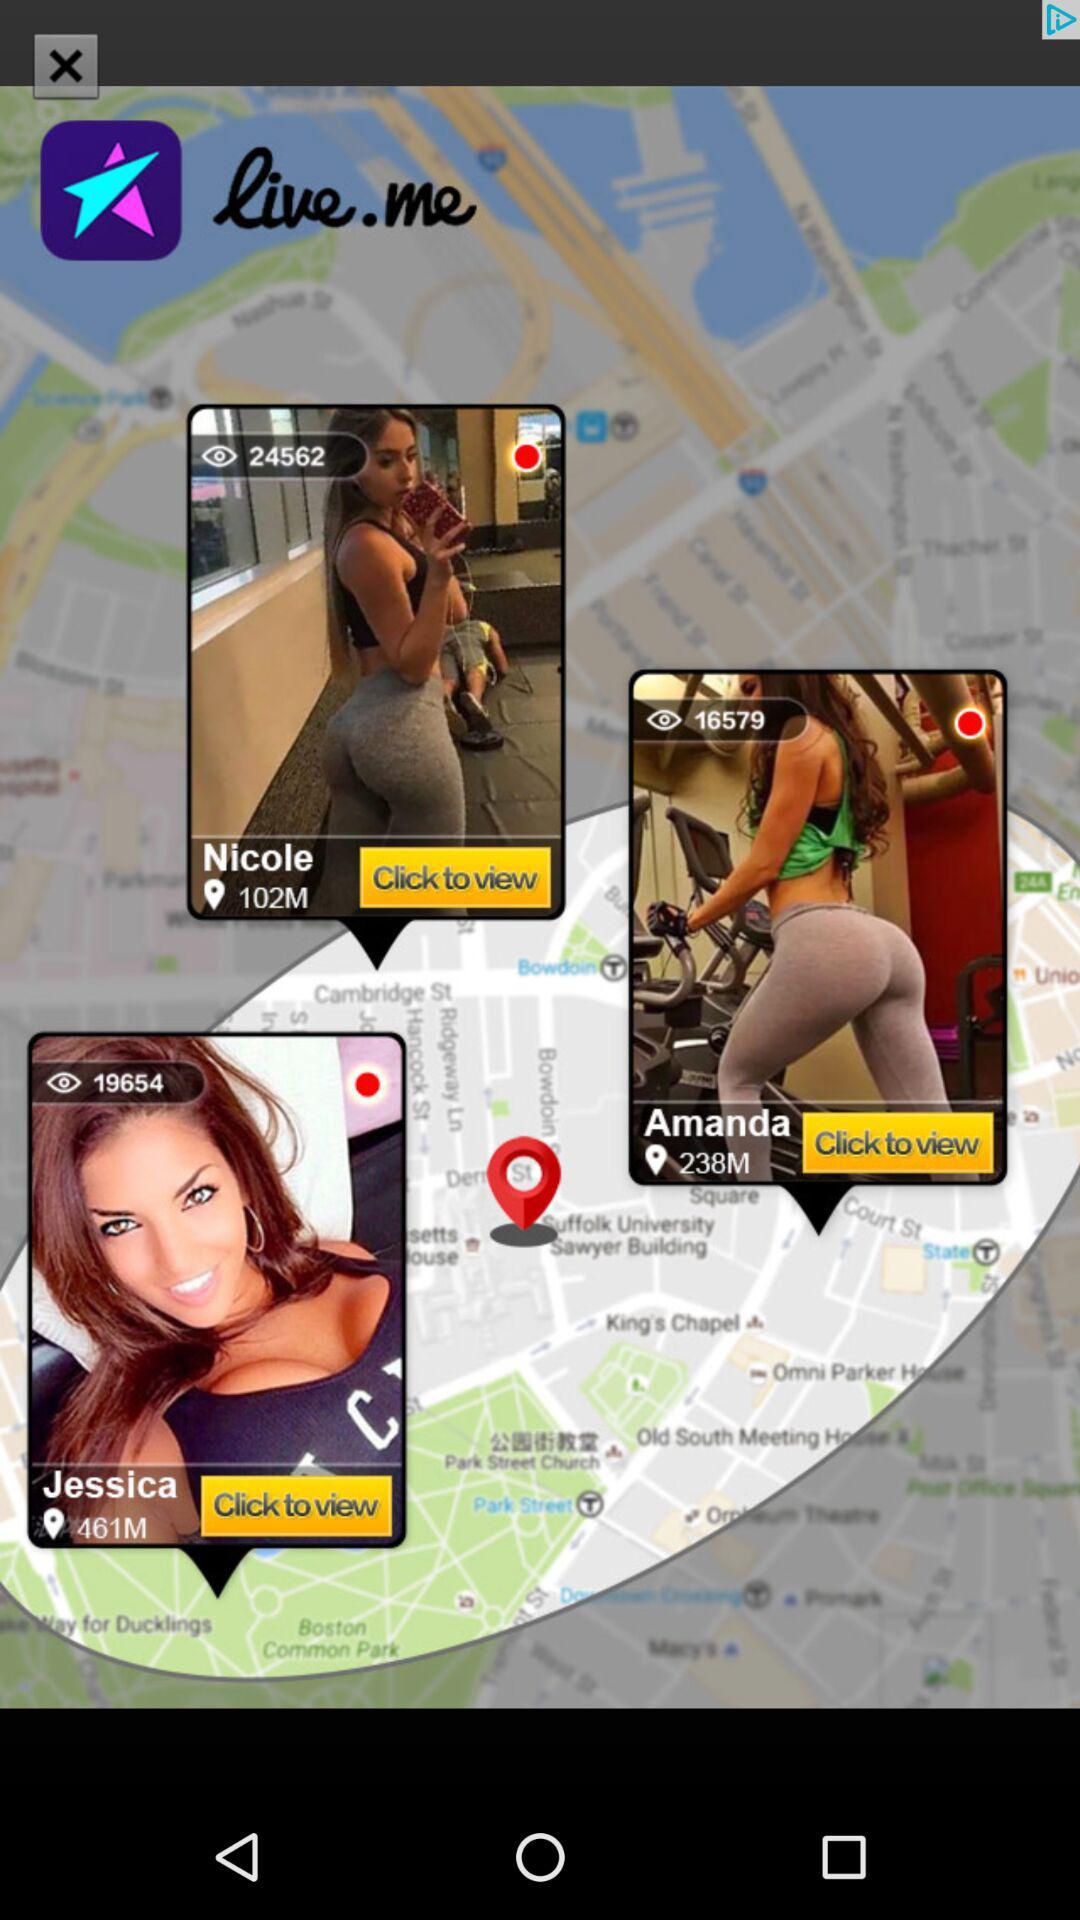 Image resolution: width=1080 pixels, height=1920 pixels. I want to click on the close icon, so click(77, 83).